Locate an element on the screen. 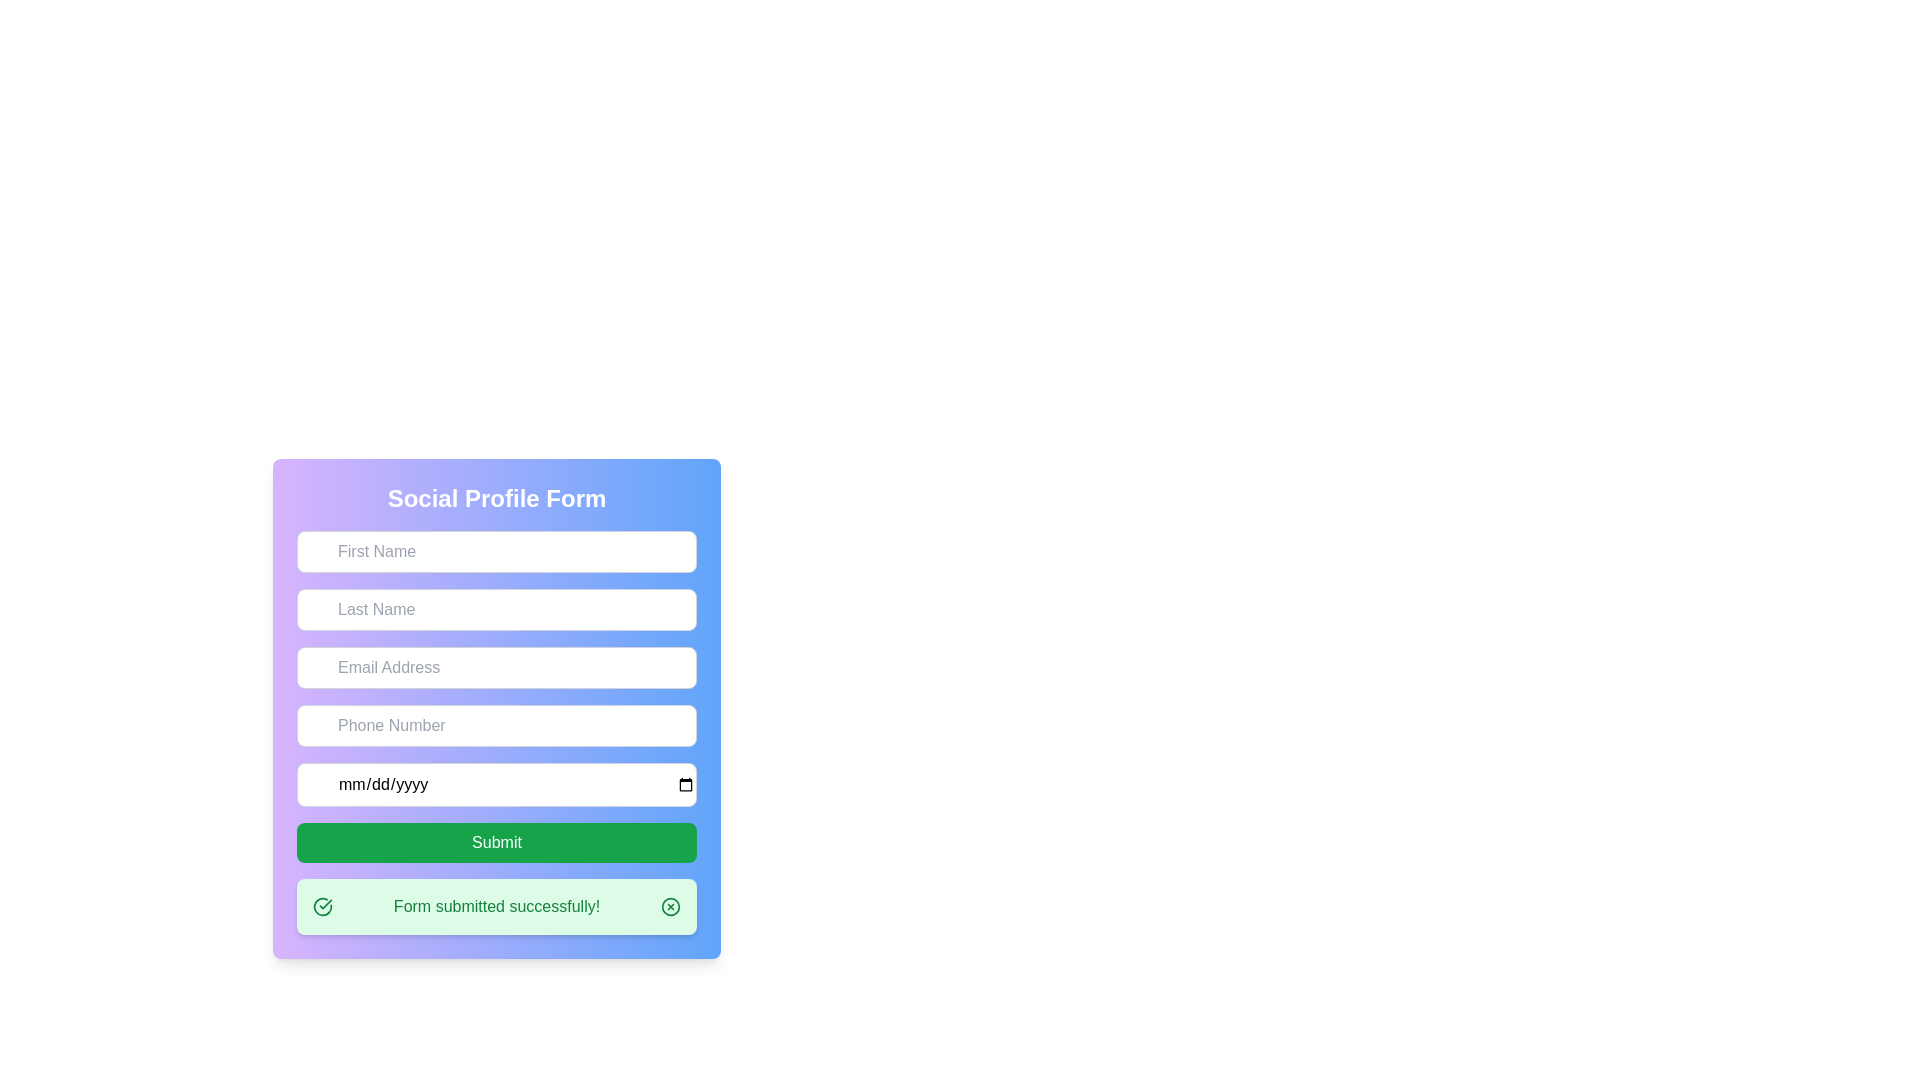 The image size is (1920, 1080). the circular icon button with a green border and a green cross is located at coordinates (671, 906).